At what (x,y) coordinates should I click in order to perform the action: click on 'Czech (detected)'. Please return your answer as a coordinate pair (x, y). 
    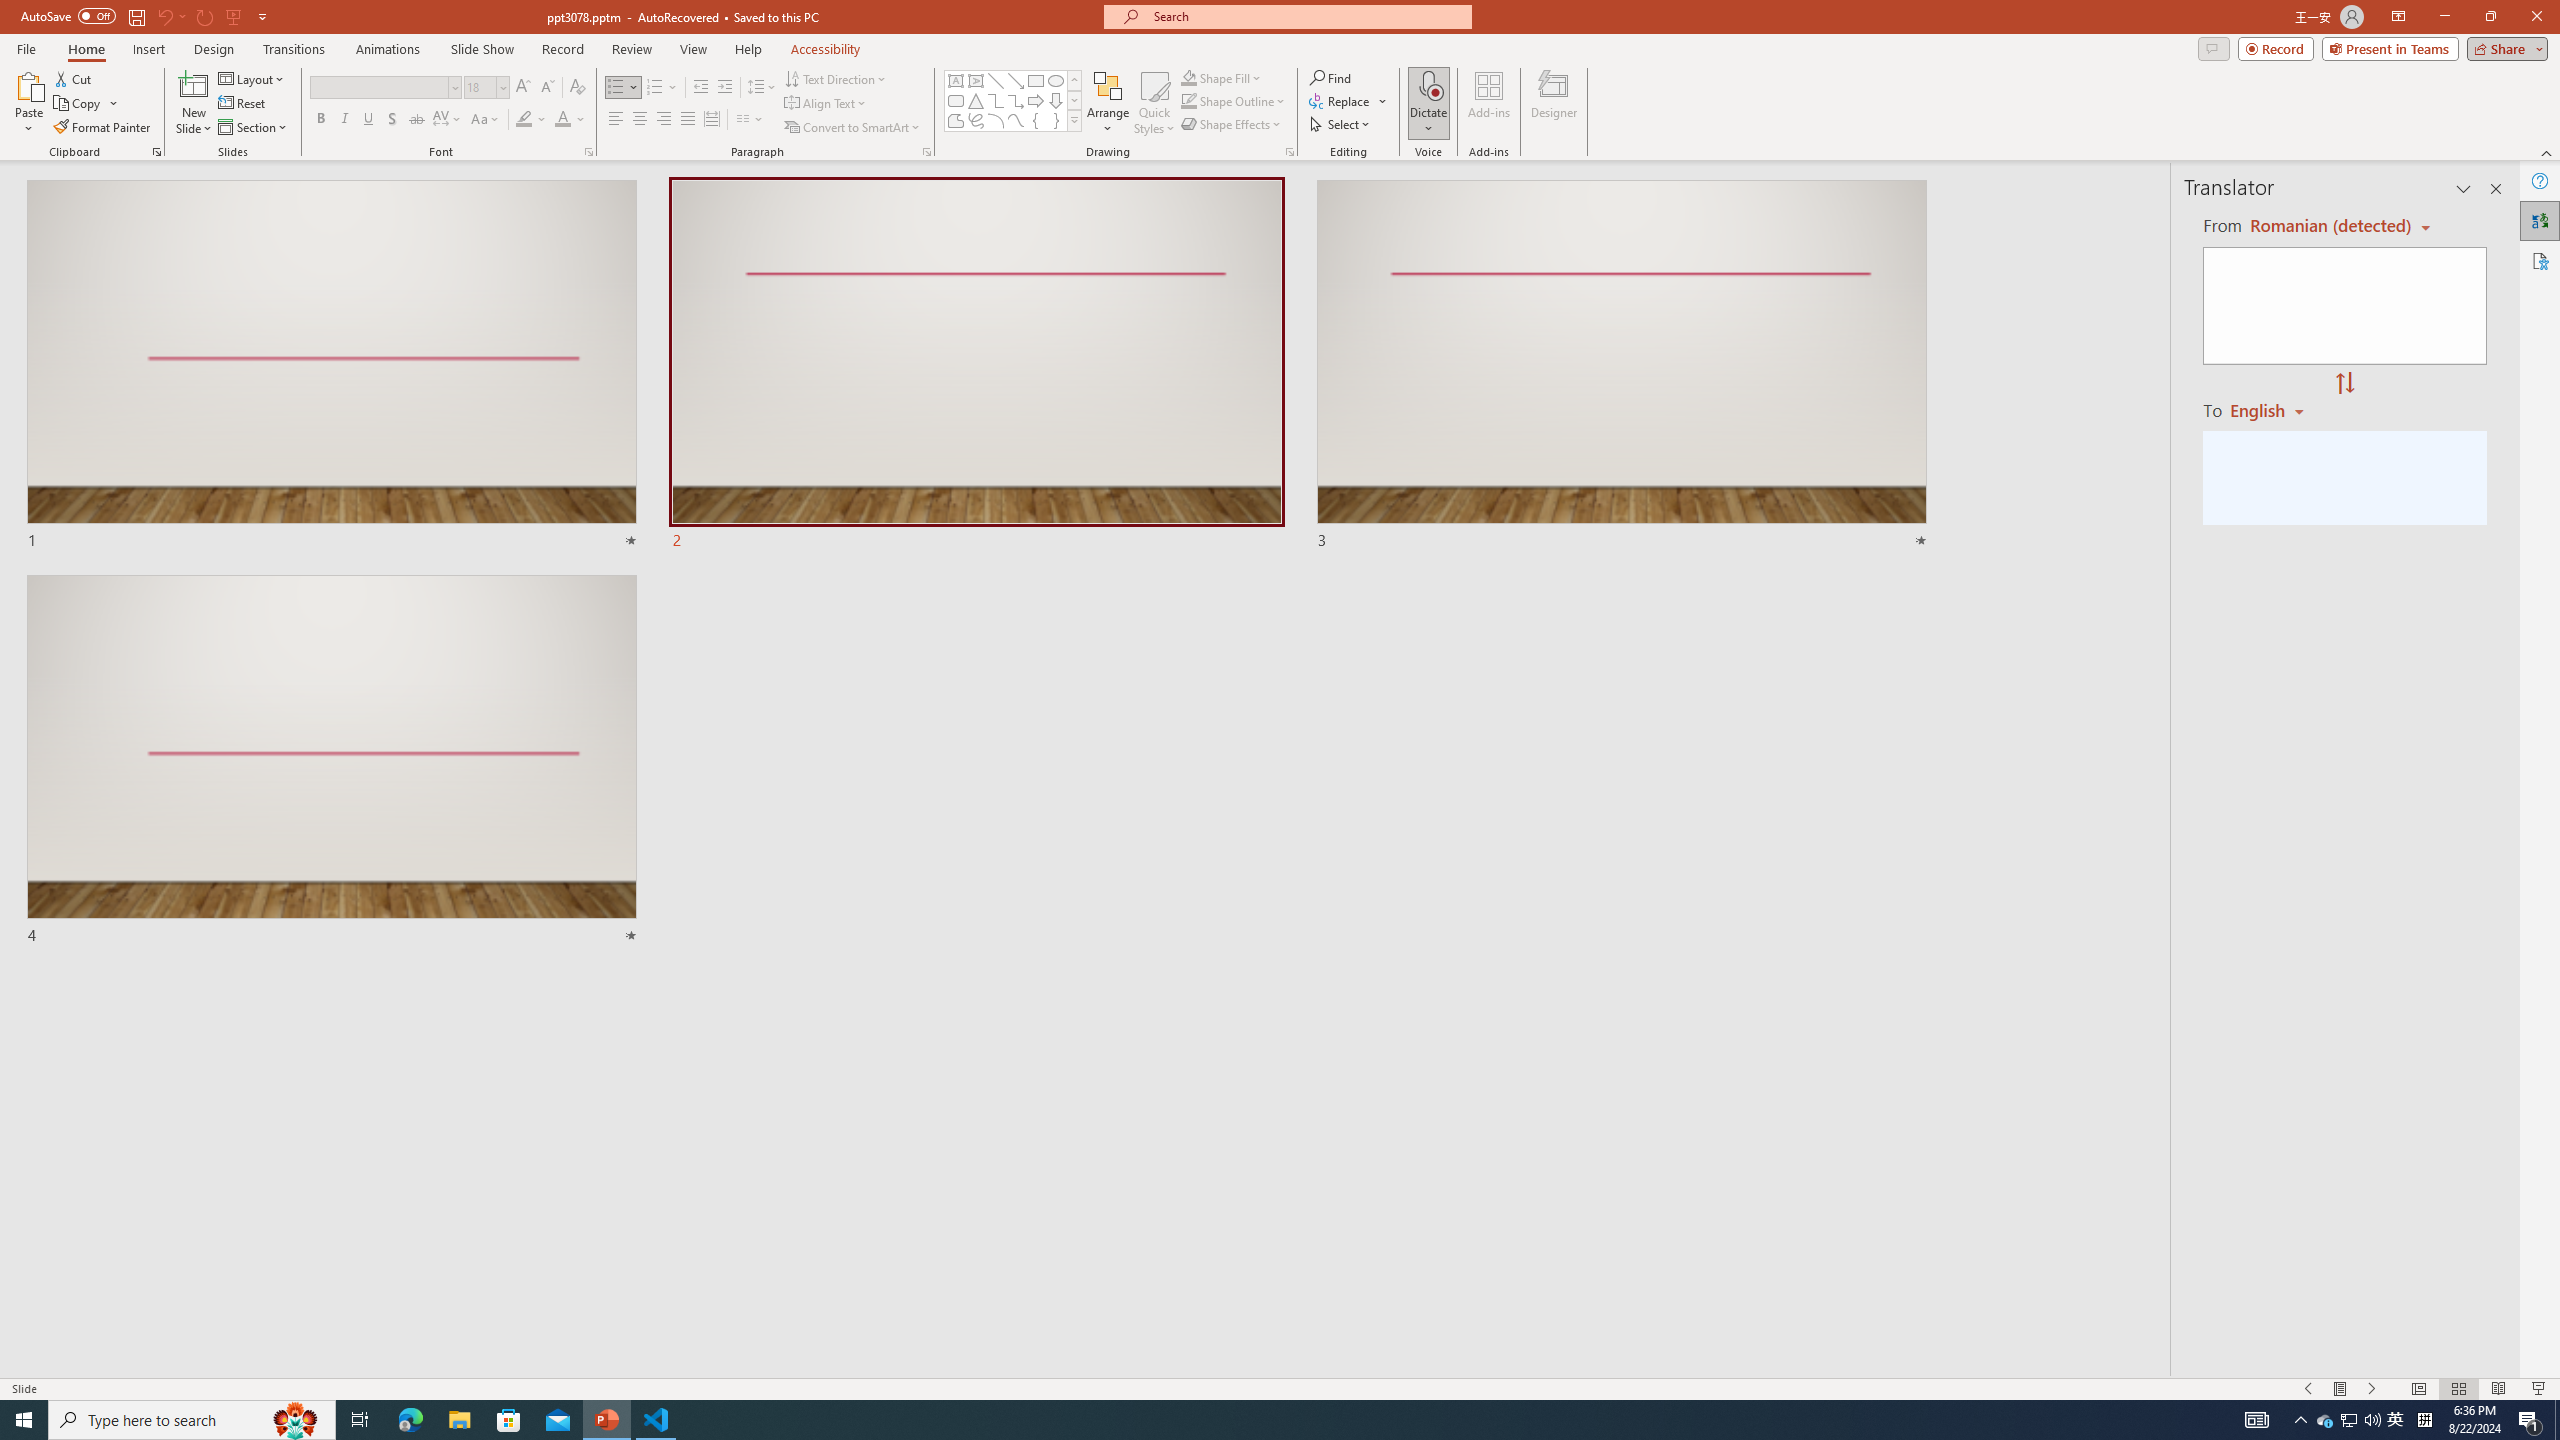
    Looking at the image, I should click on (2327, 225).